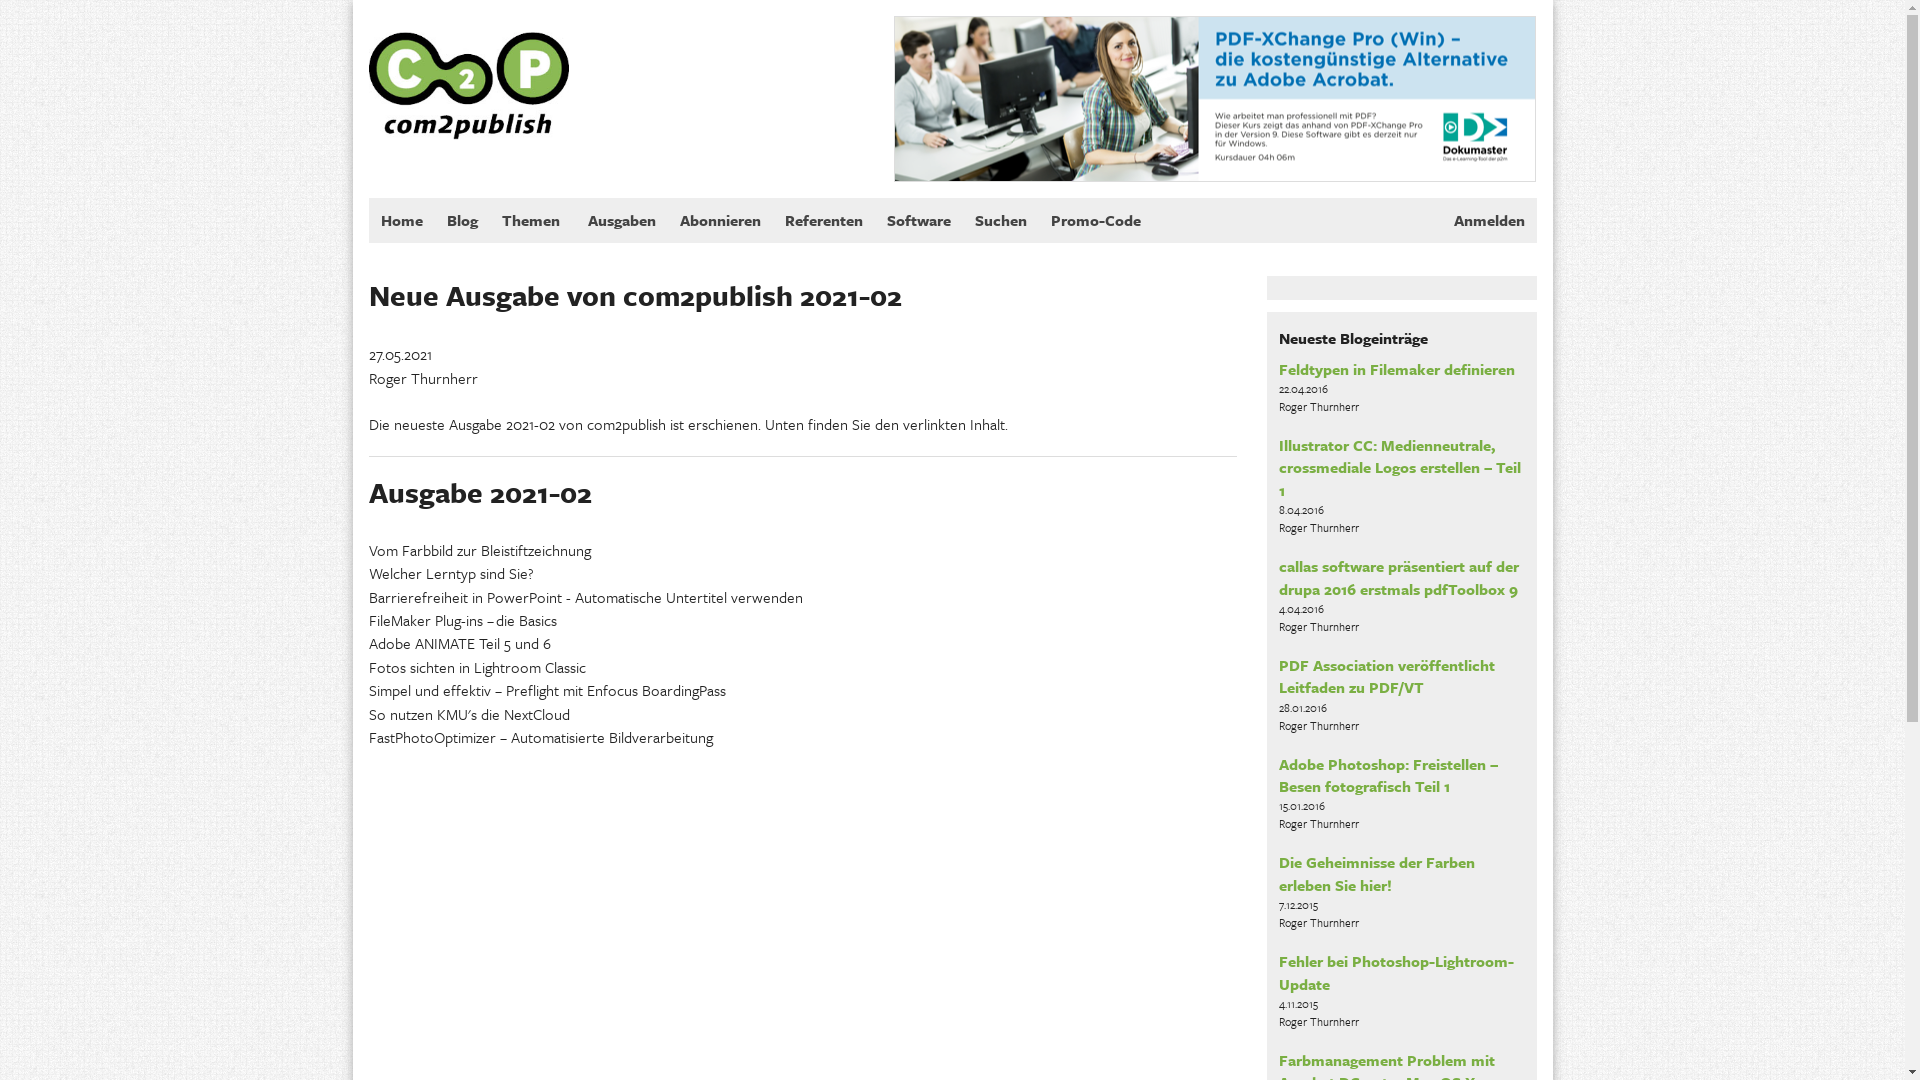  Describe the element at coordinates (1277, 971) in the screenshot. I see `'Fehler bei Photoshop-Lightroom-Update'` at that location.